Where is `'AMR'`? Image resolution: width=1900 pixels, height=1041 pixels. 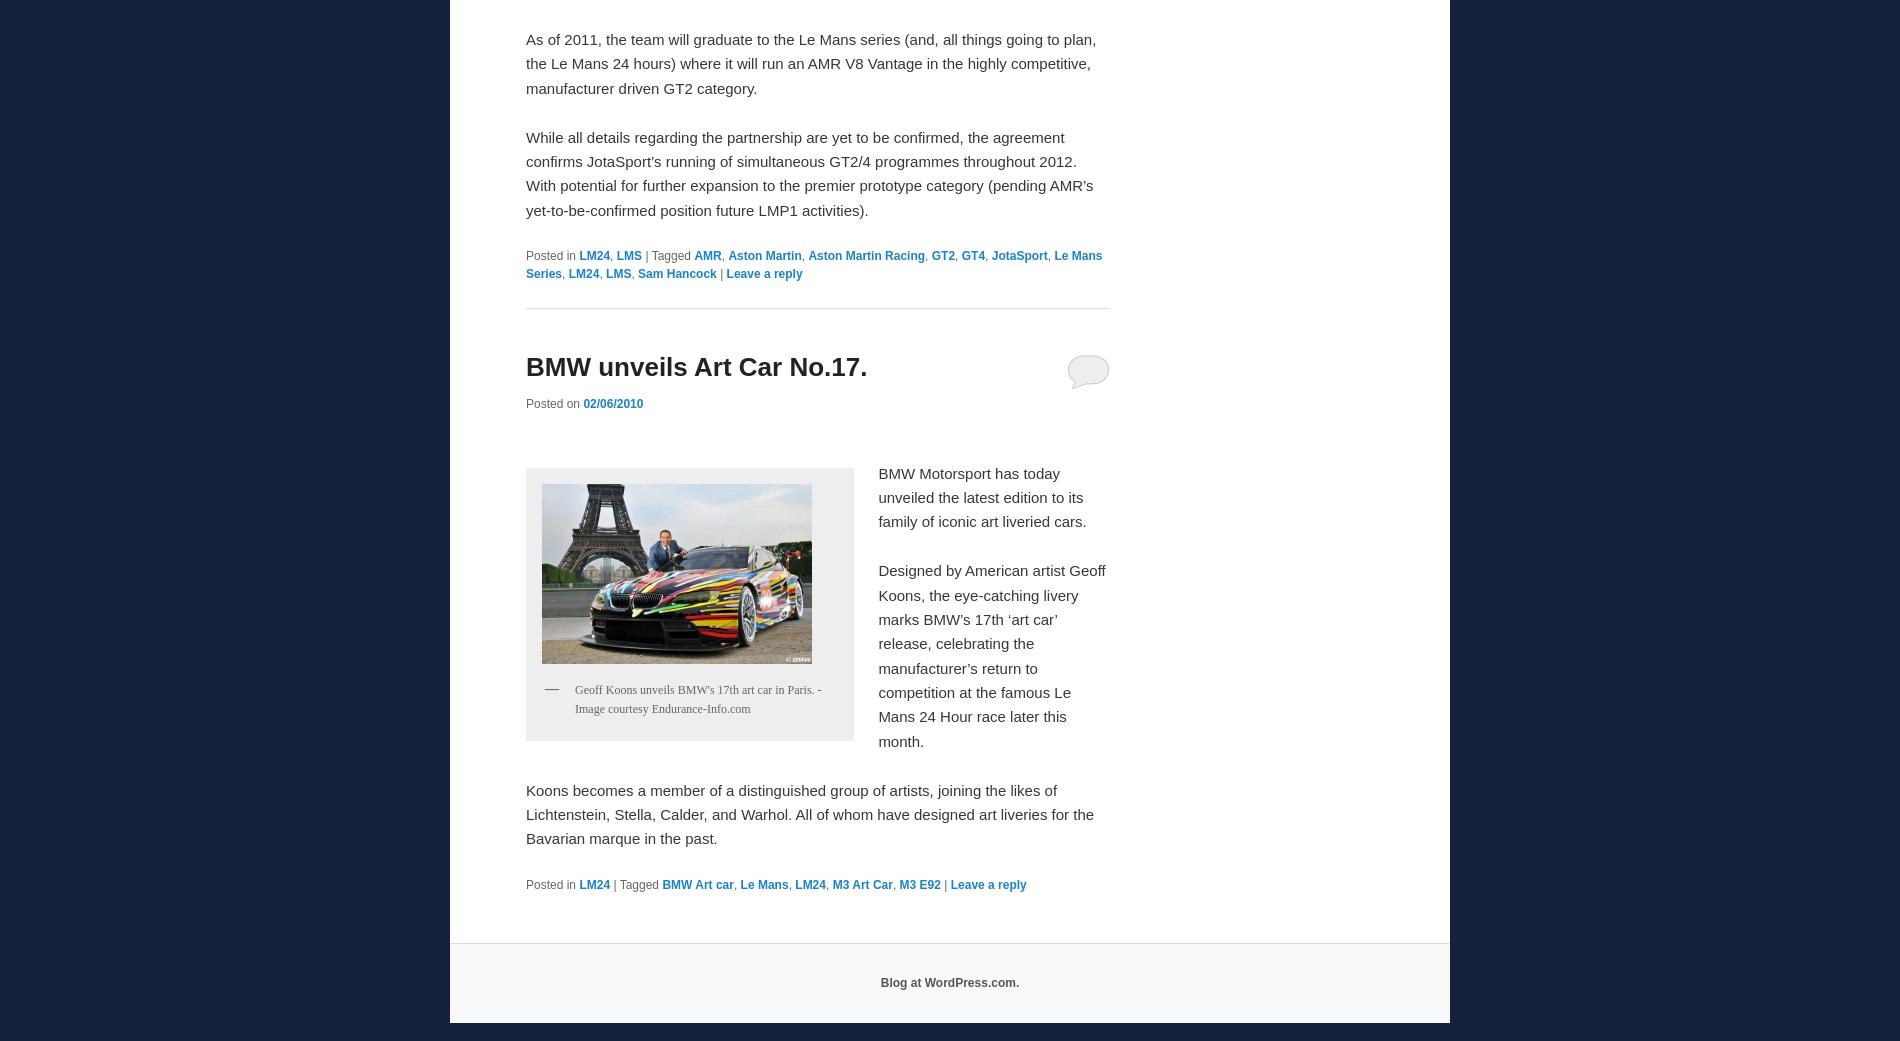
'AMR' is located at coordinates (707, 254).